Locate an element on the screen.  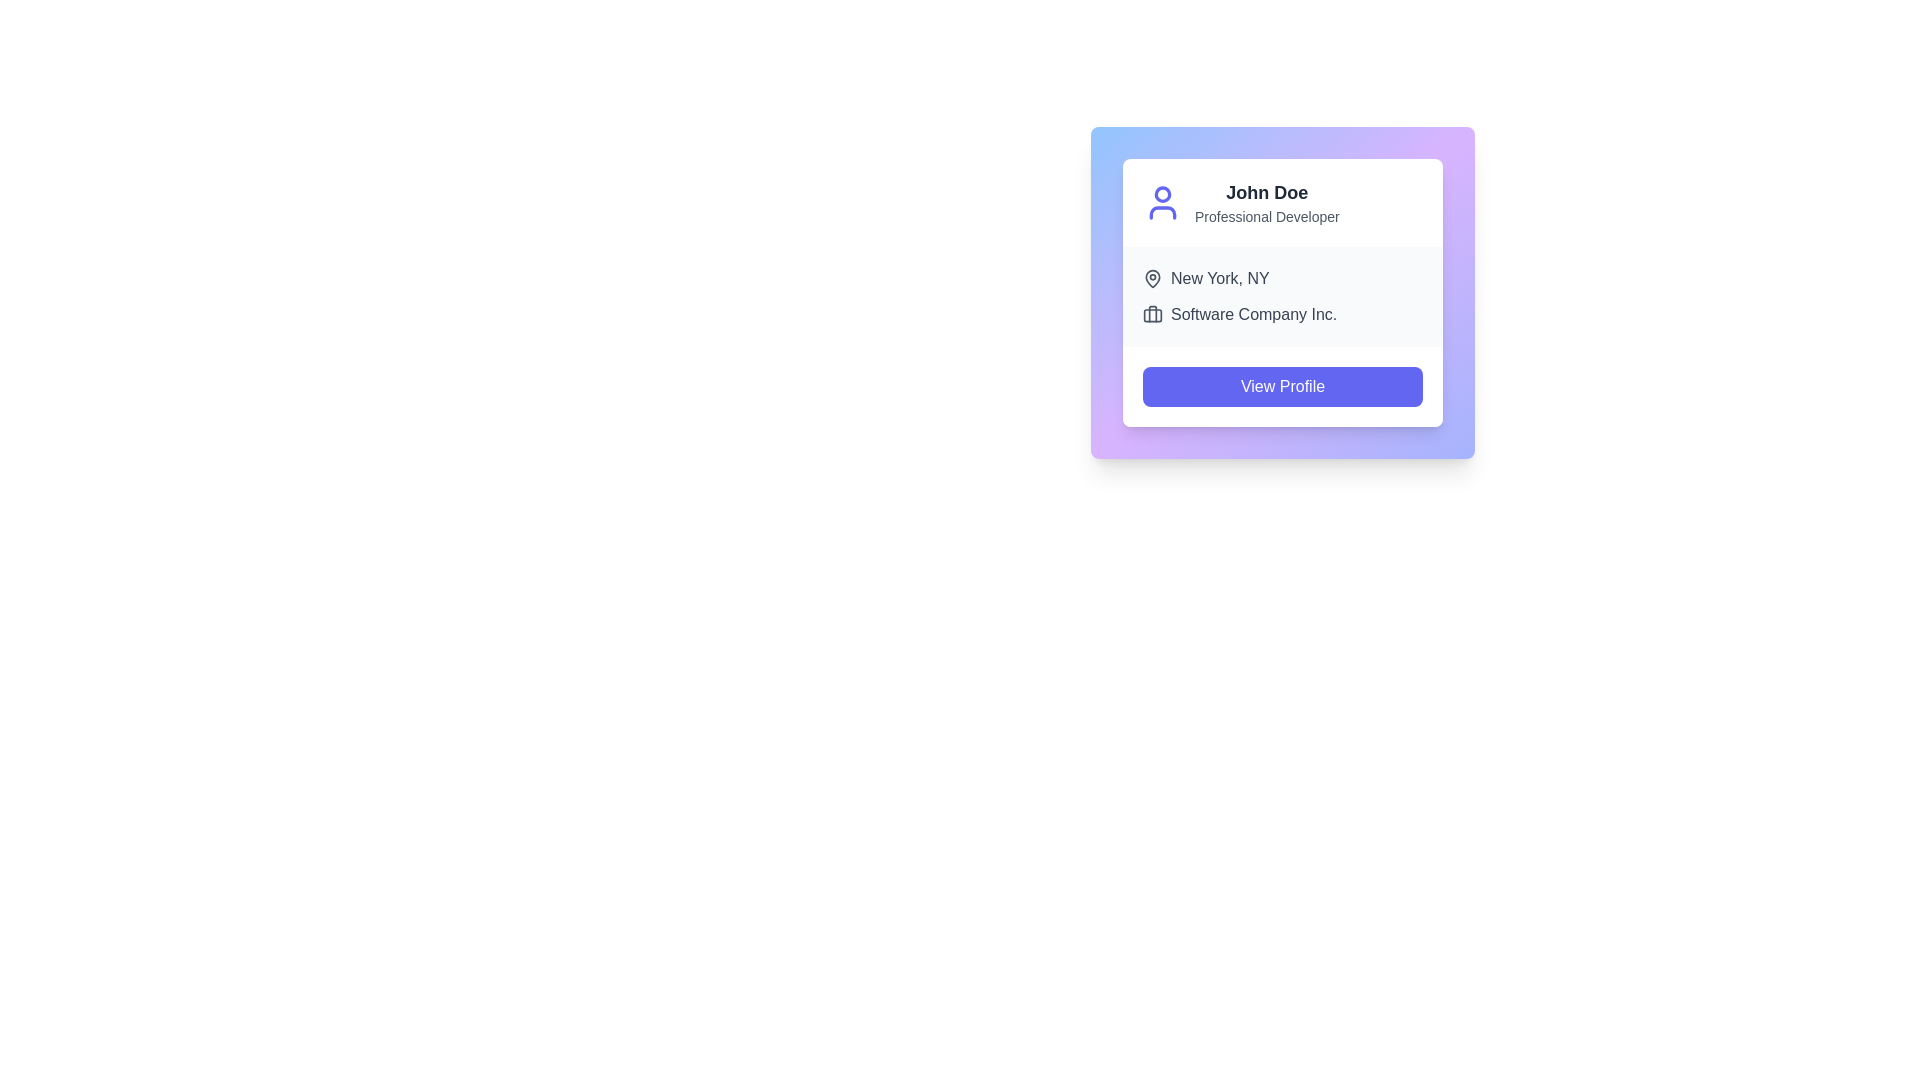
the text display element that shows 'John Doe' and 'Professional Developer' in the top-right segment of the user interface is located at coordinates (1266, 203).